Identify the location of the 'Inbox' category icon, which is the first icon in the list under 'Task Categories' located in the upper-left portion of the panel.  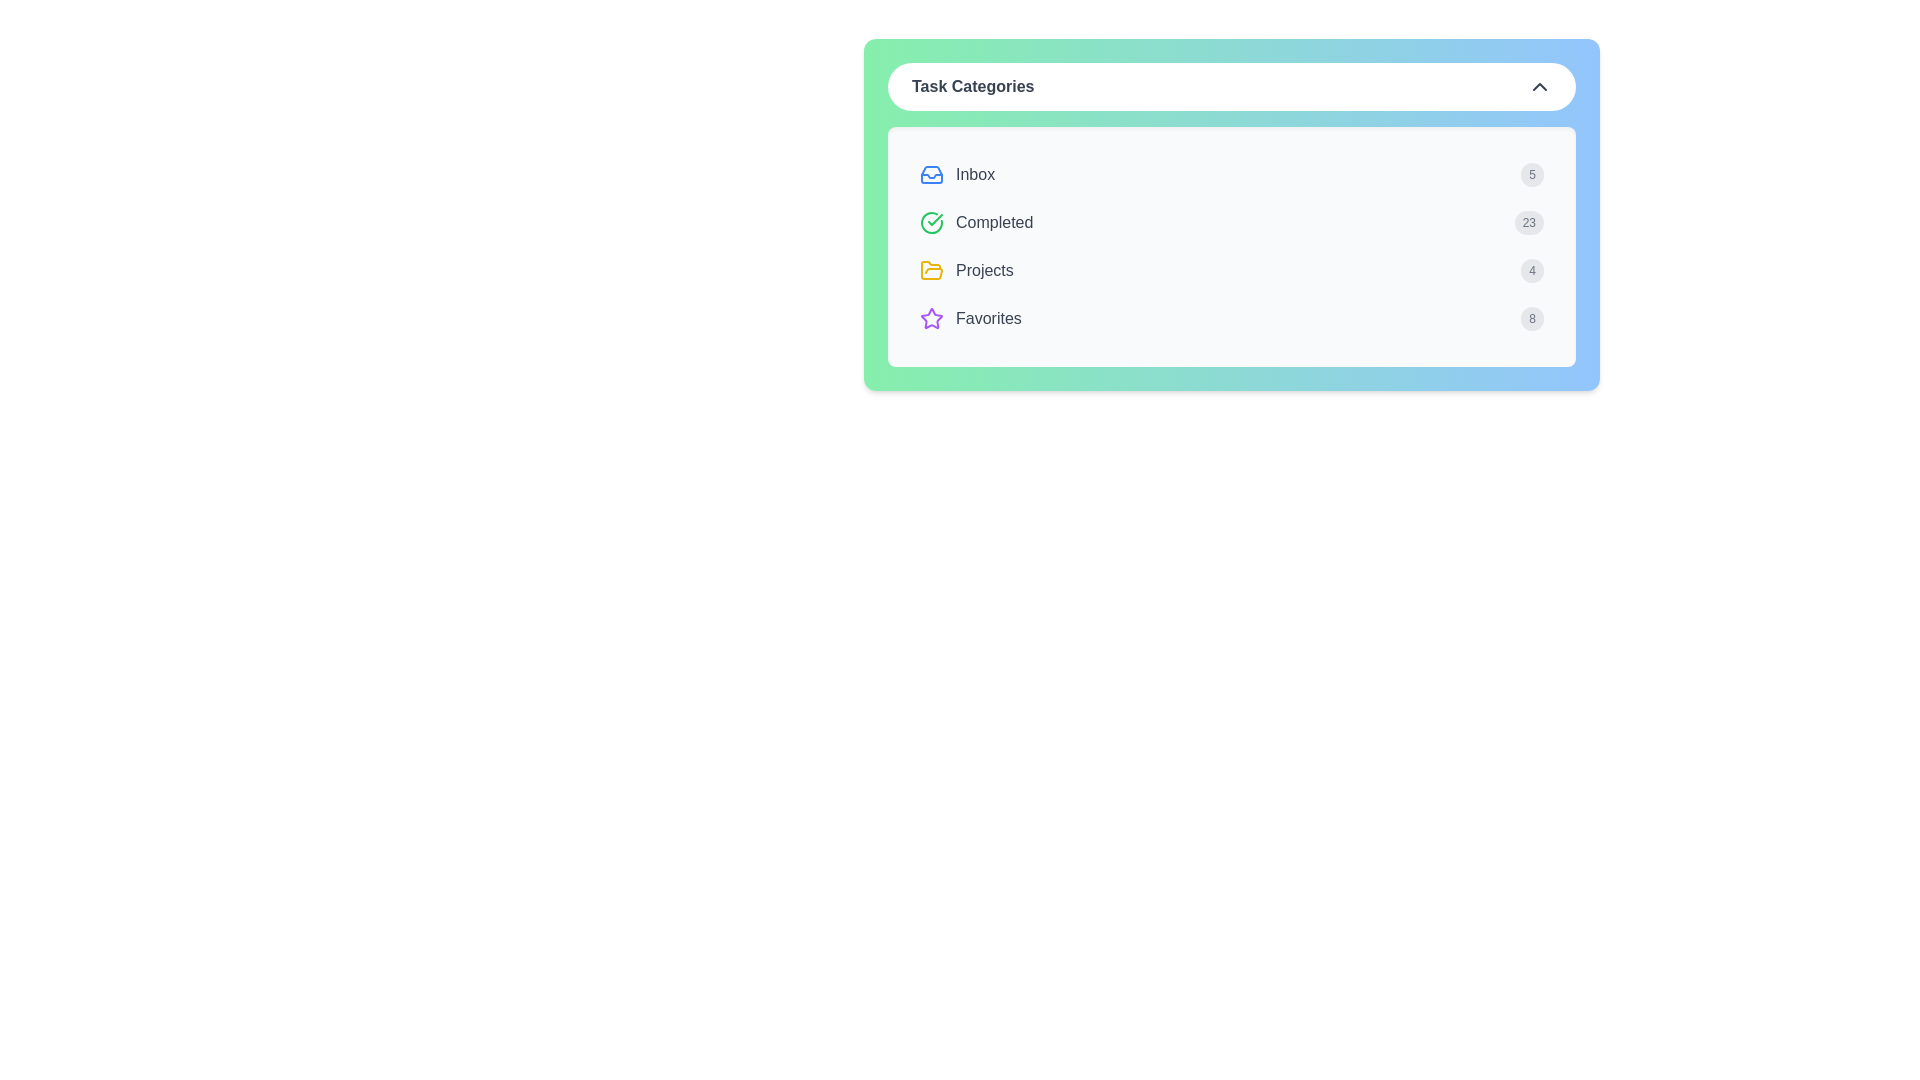
(930, 173).